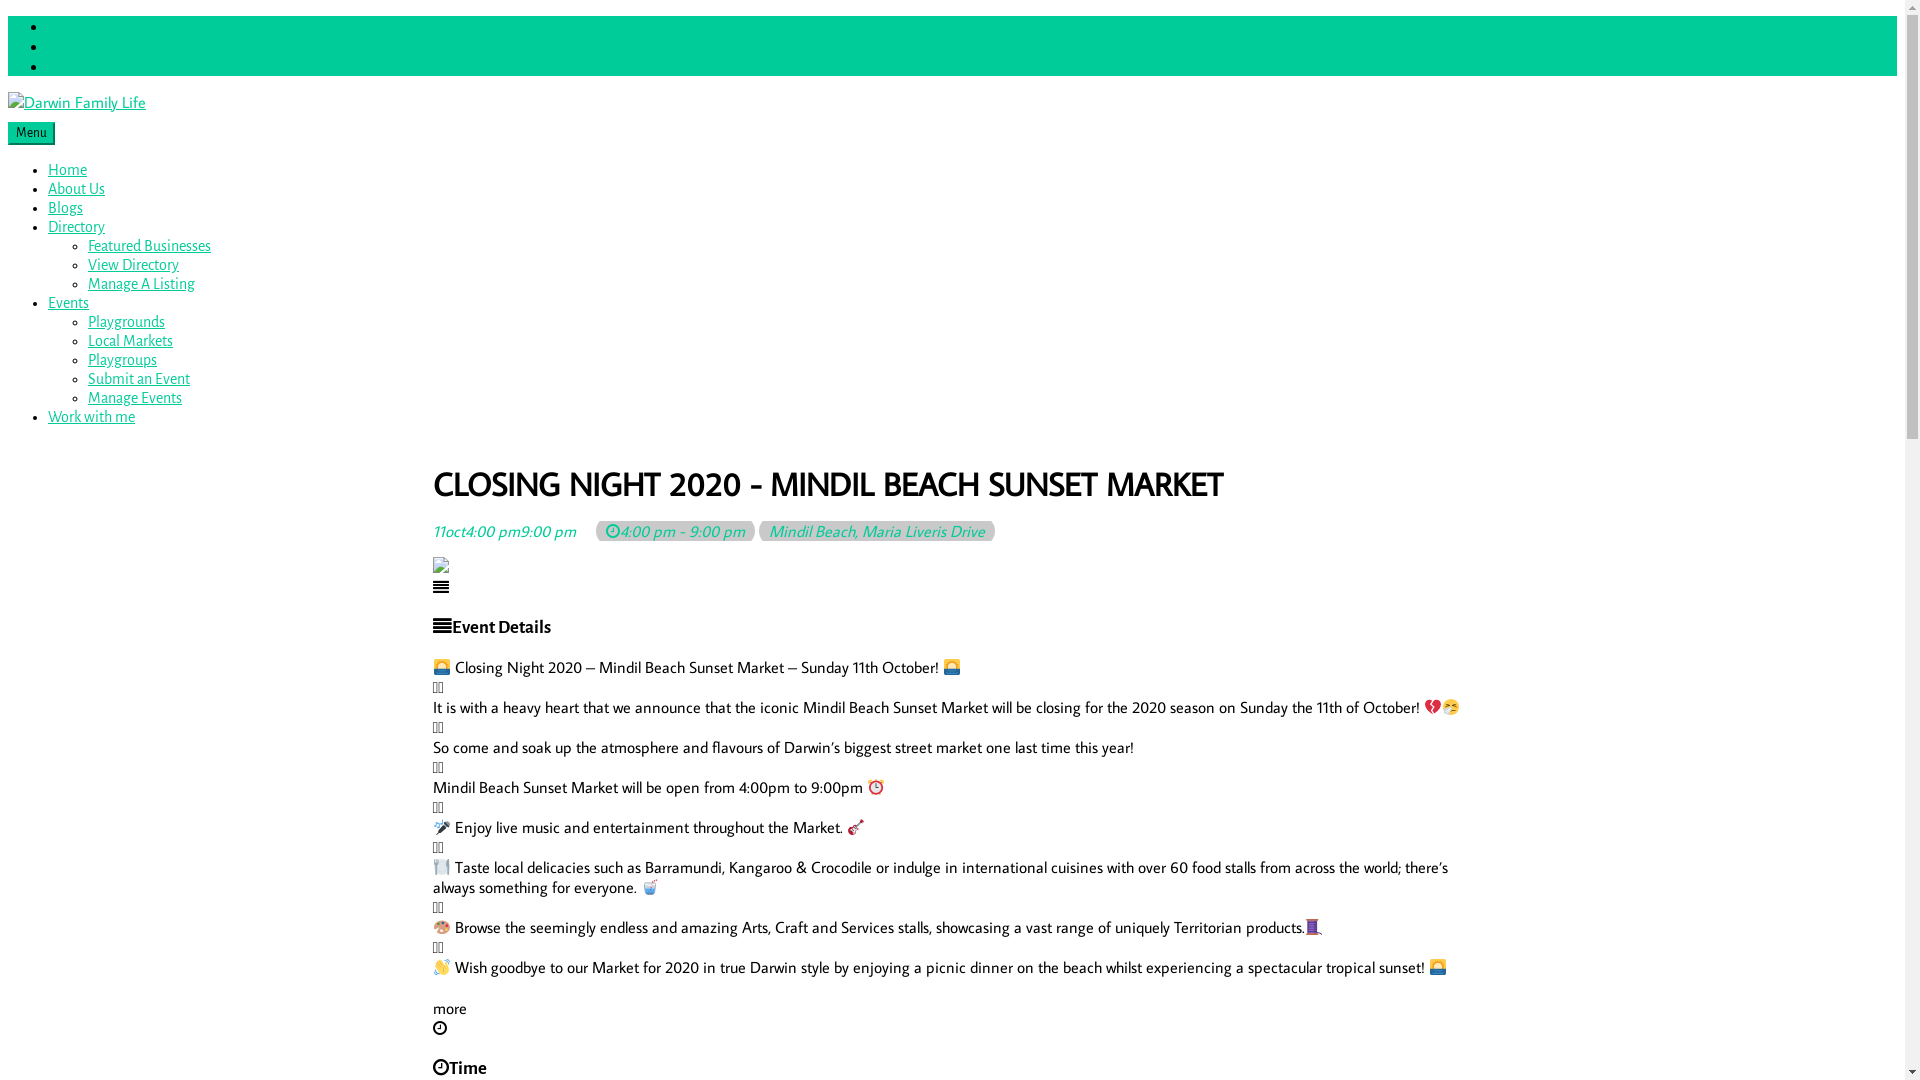  What do you see at coordinates (67, 168) in the screenshot?
I see `'Home'` at bounding box center [67, 168].